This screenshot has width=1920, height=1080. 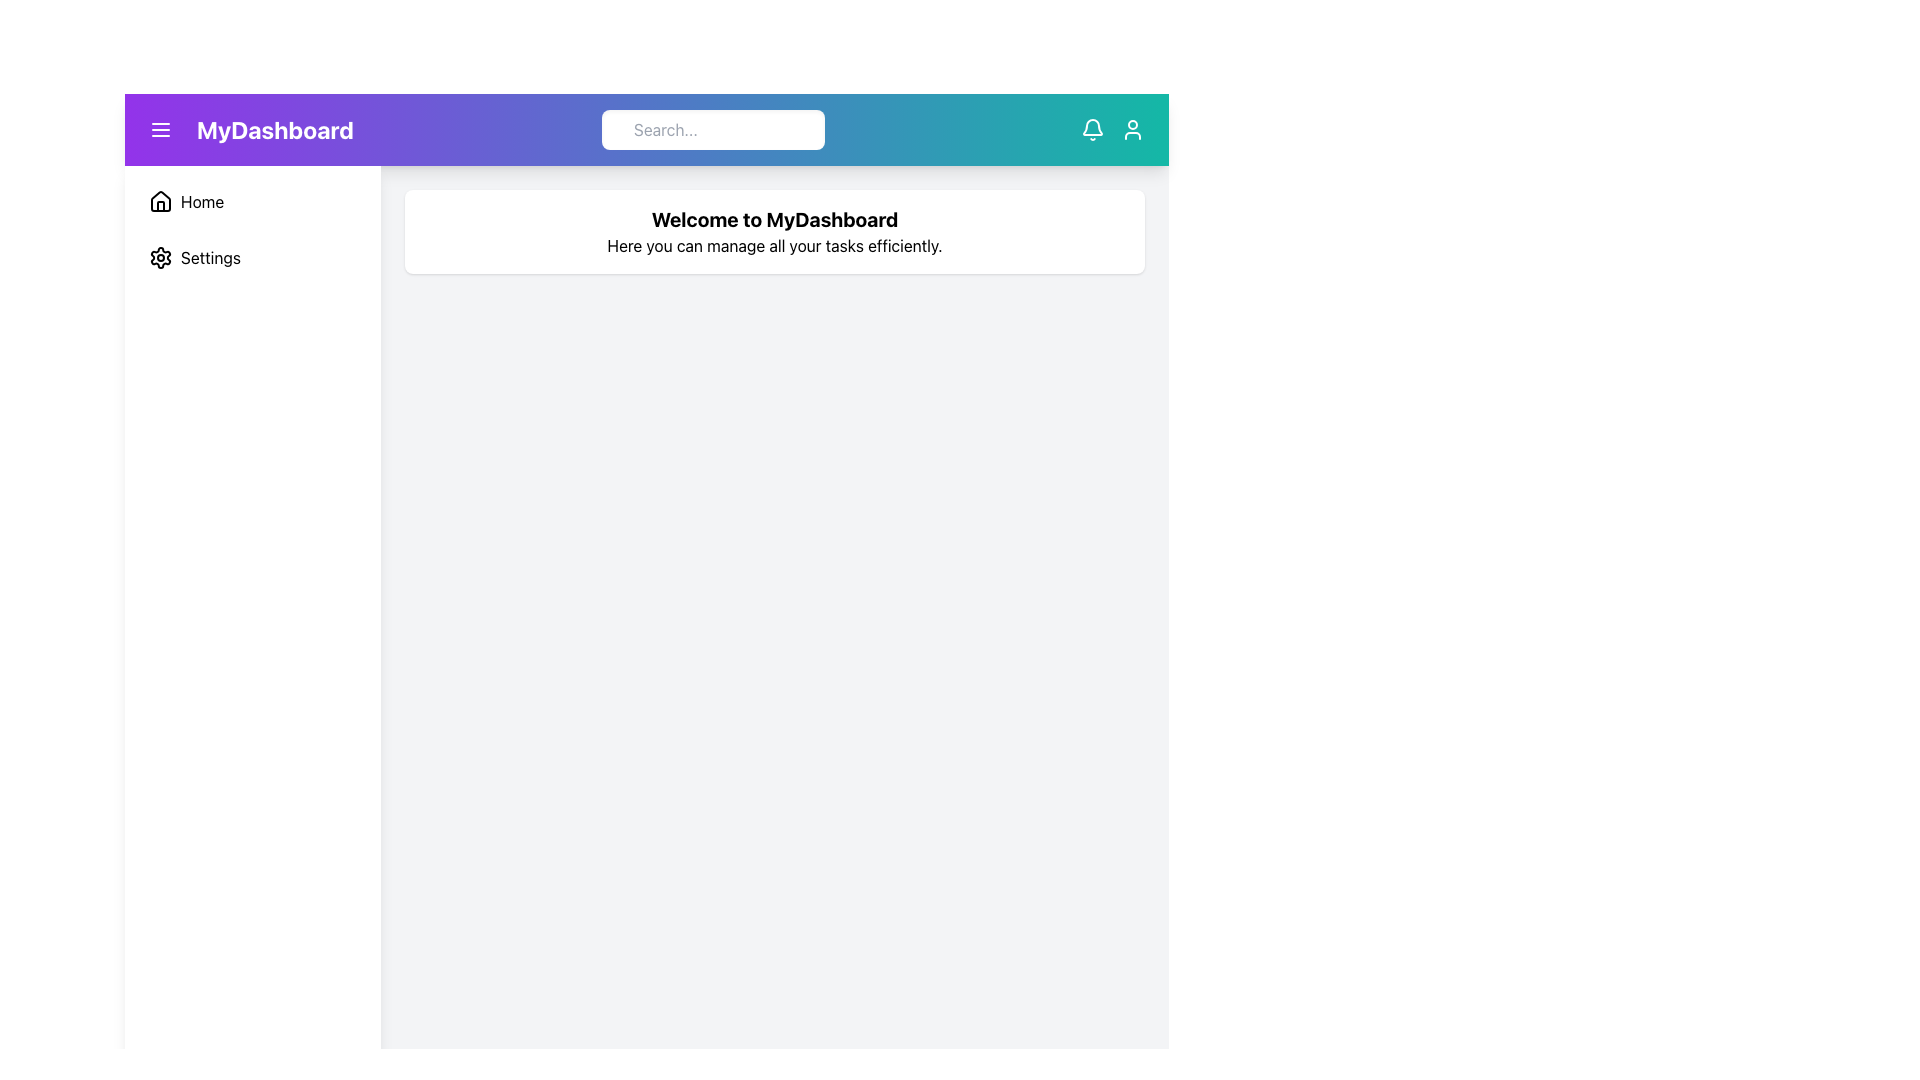 What do you see at coordinates (1112, 130) in the screenshot?
I see `the grouped interactive icons located at the top-right corner of the header section` at bounding box center [1112, 130].